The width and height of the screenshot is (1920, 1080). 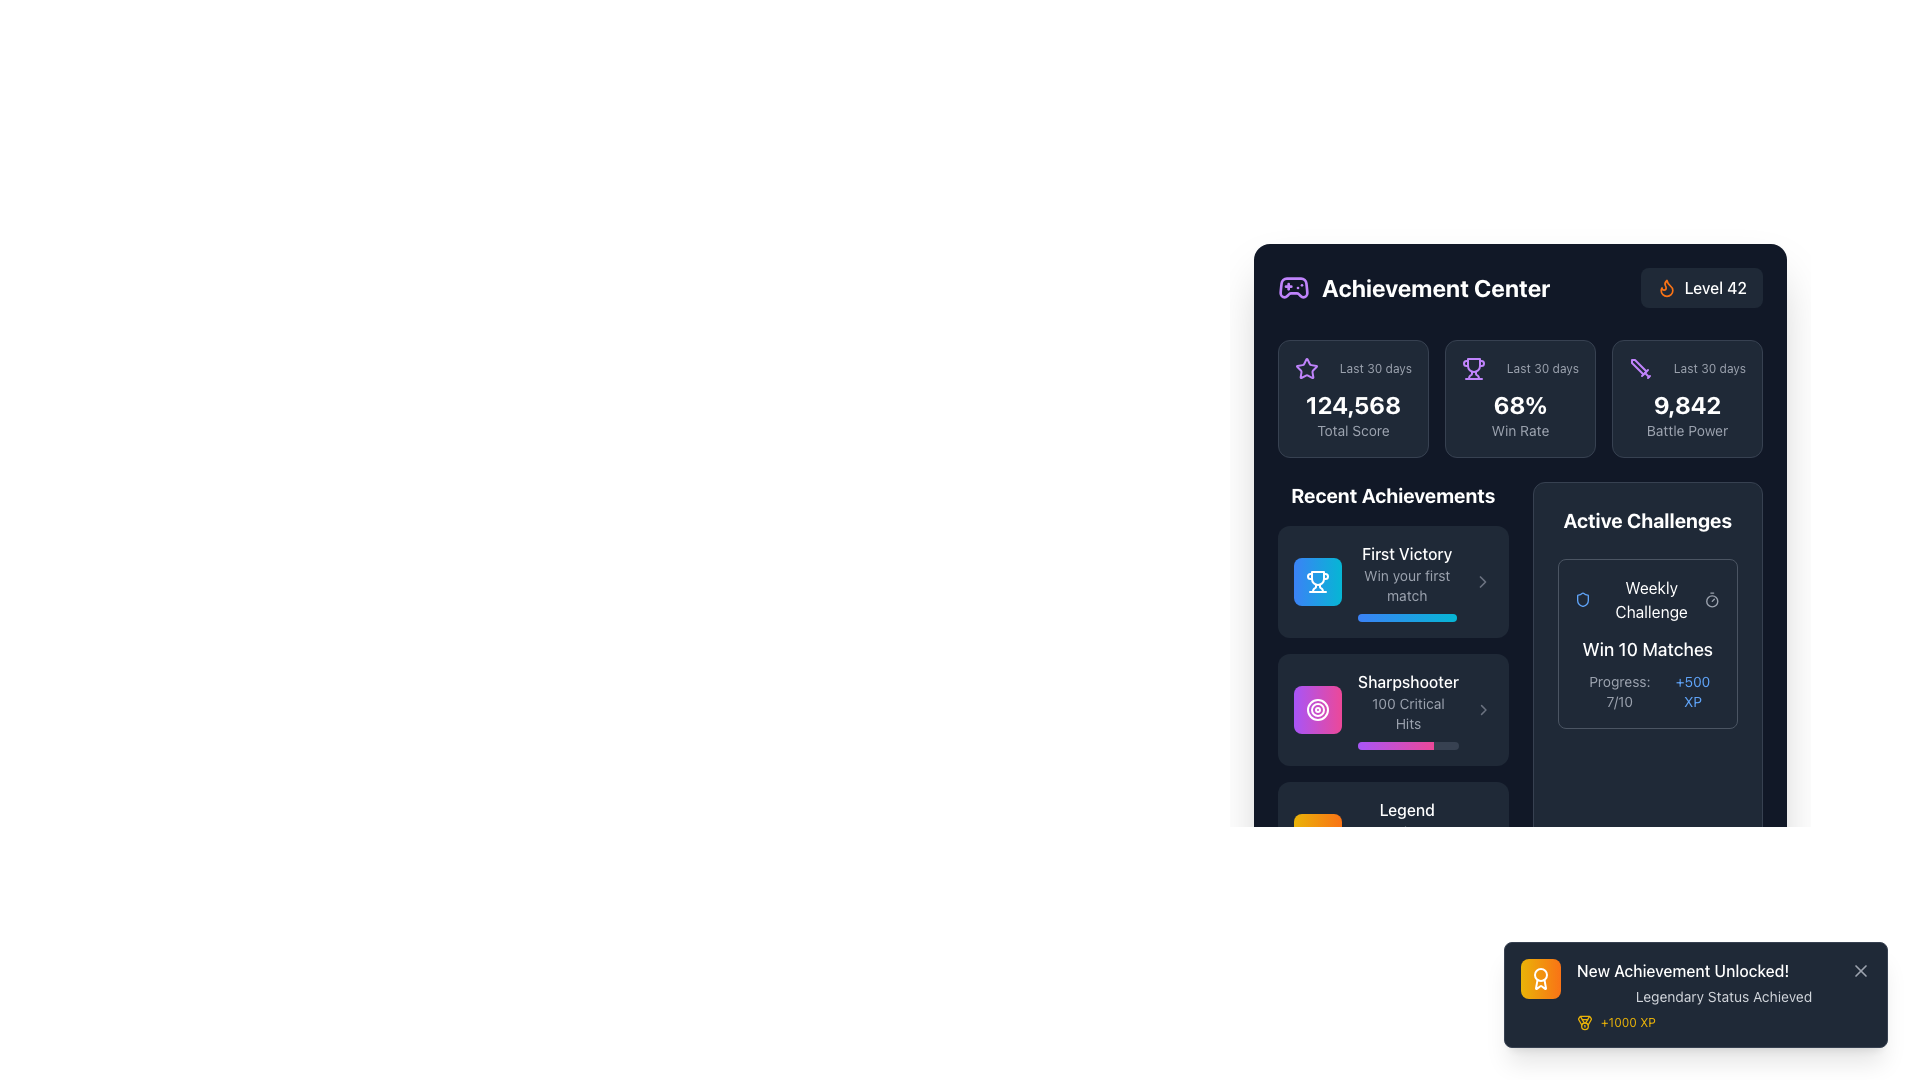 What do you see at coordinates (1306, 368) in the screenshot?
I see `achievement icon located in the top-left quadrant of the 'Achievement Center' dashboard, above the 'Recent Achievements' section and next to the 'Total Score' area using developer tools` at bounding box center [1306, 368].